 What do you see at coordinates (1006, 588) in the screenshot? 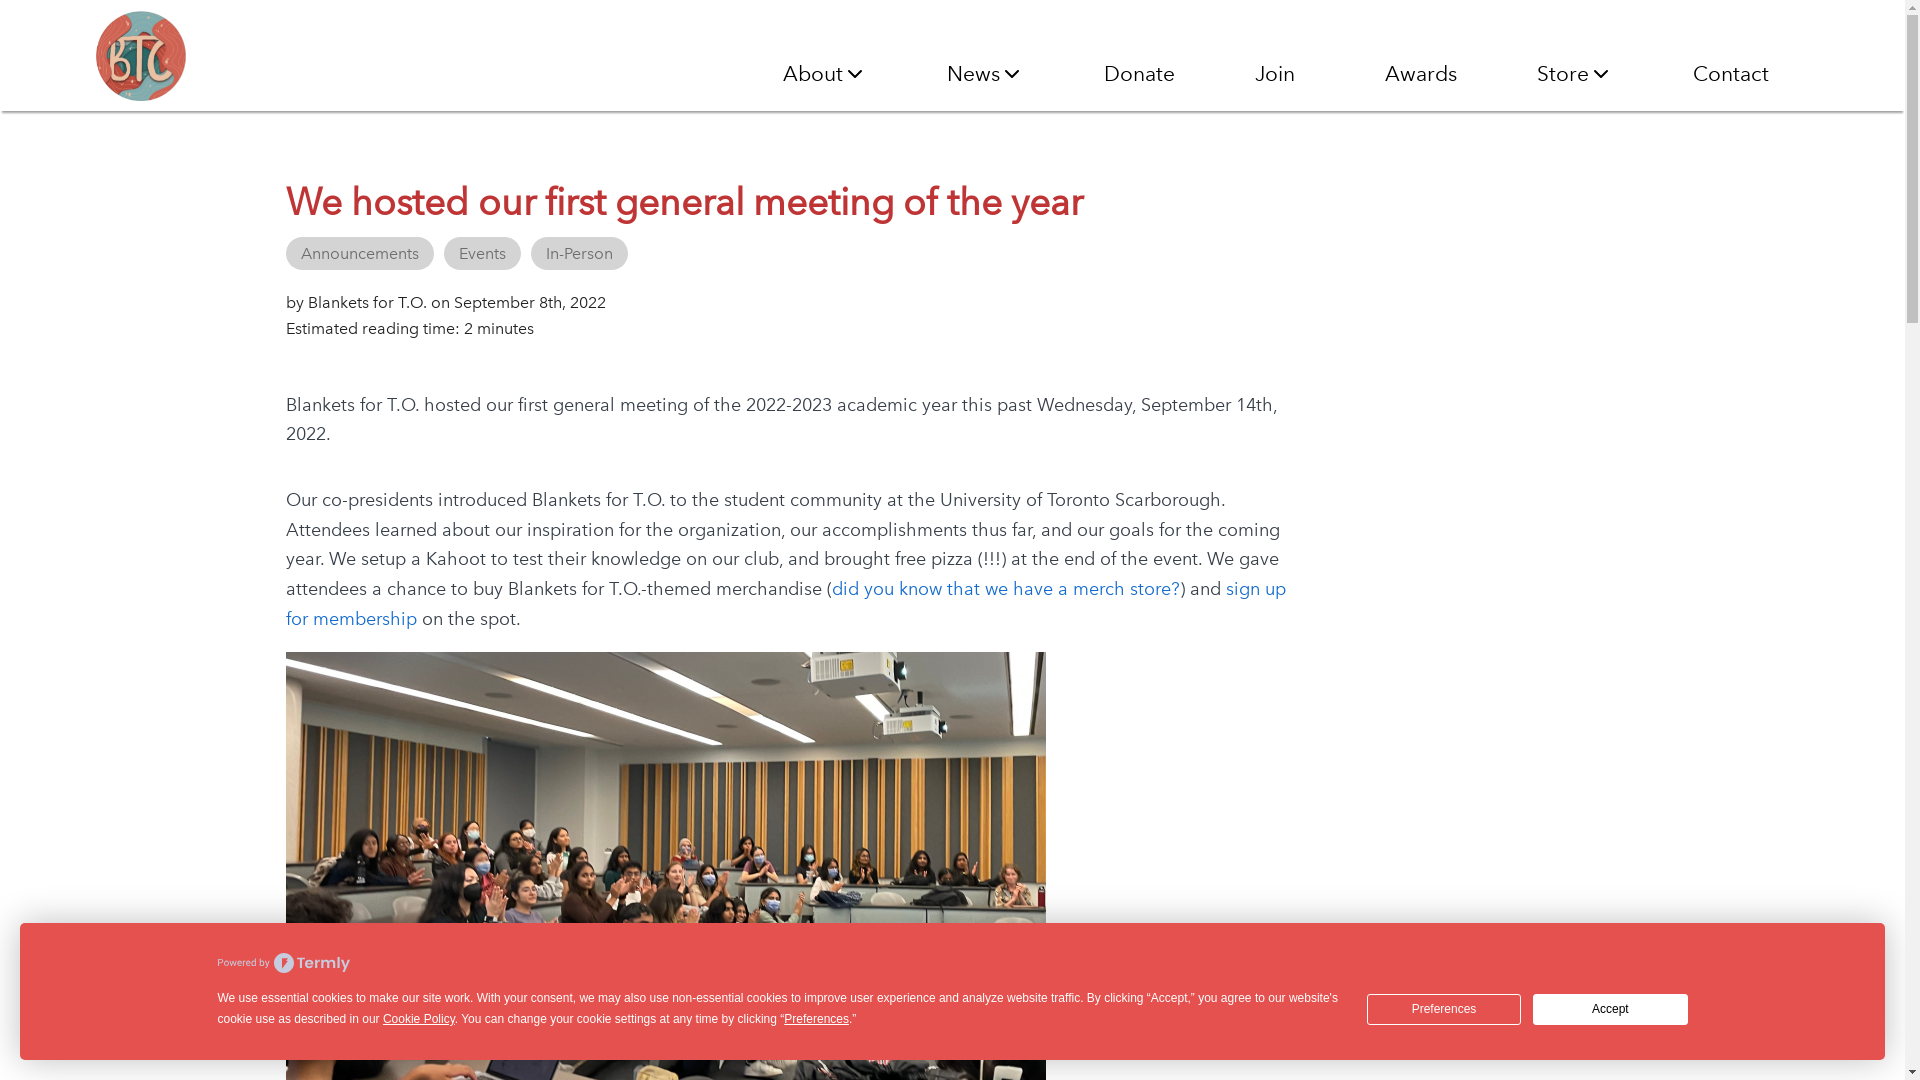
I see `'did you know that we have a merch store?'` at bounding box center [1006, 588].